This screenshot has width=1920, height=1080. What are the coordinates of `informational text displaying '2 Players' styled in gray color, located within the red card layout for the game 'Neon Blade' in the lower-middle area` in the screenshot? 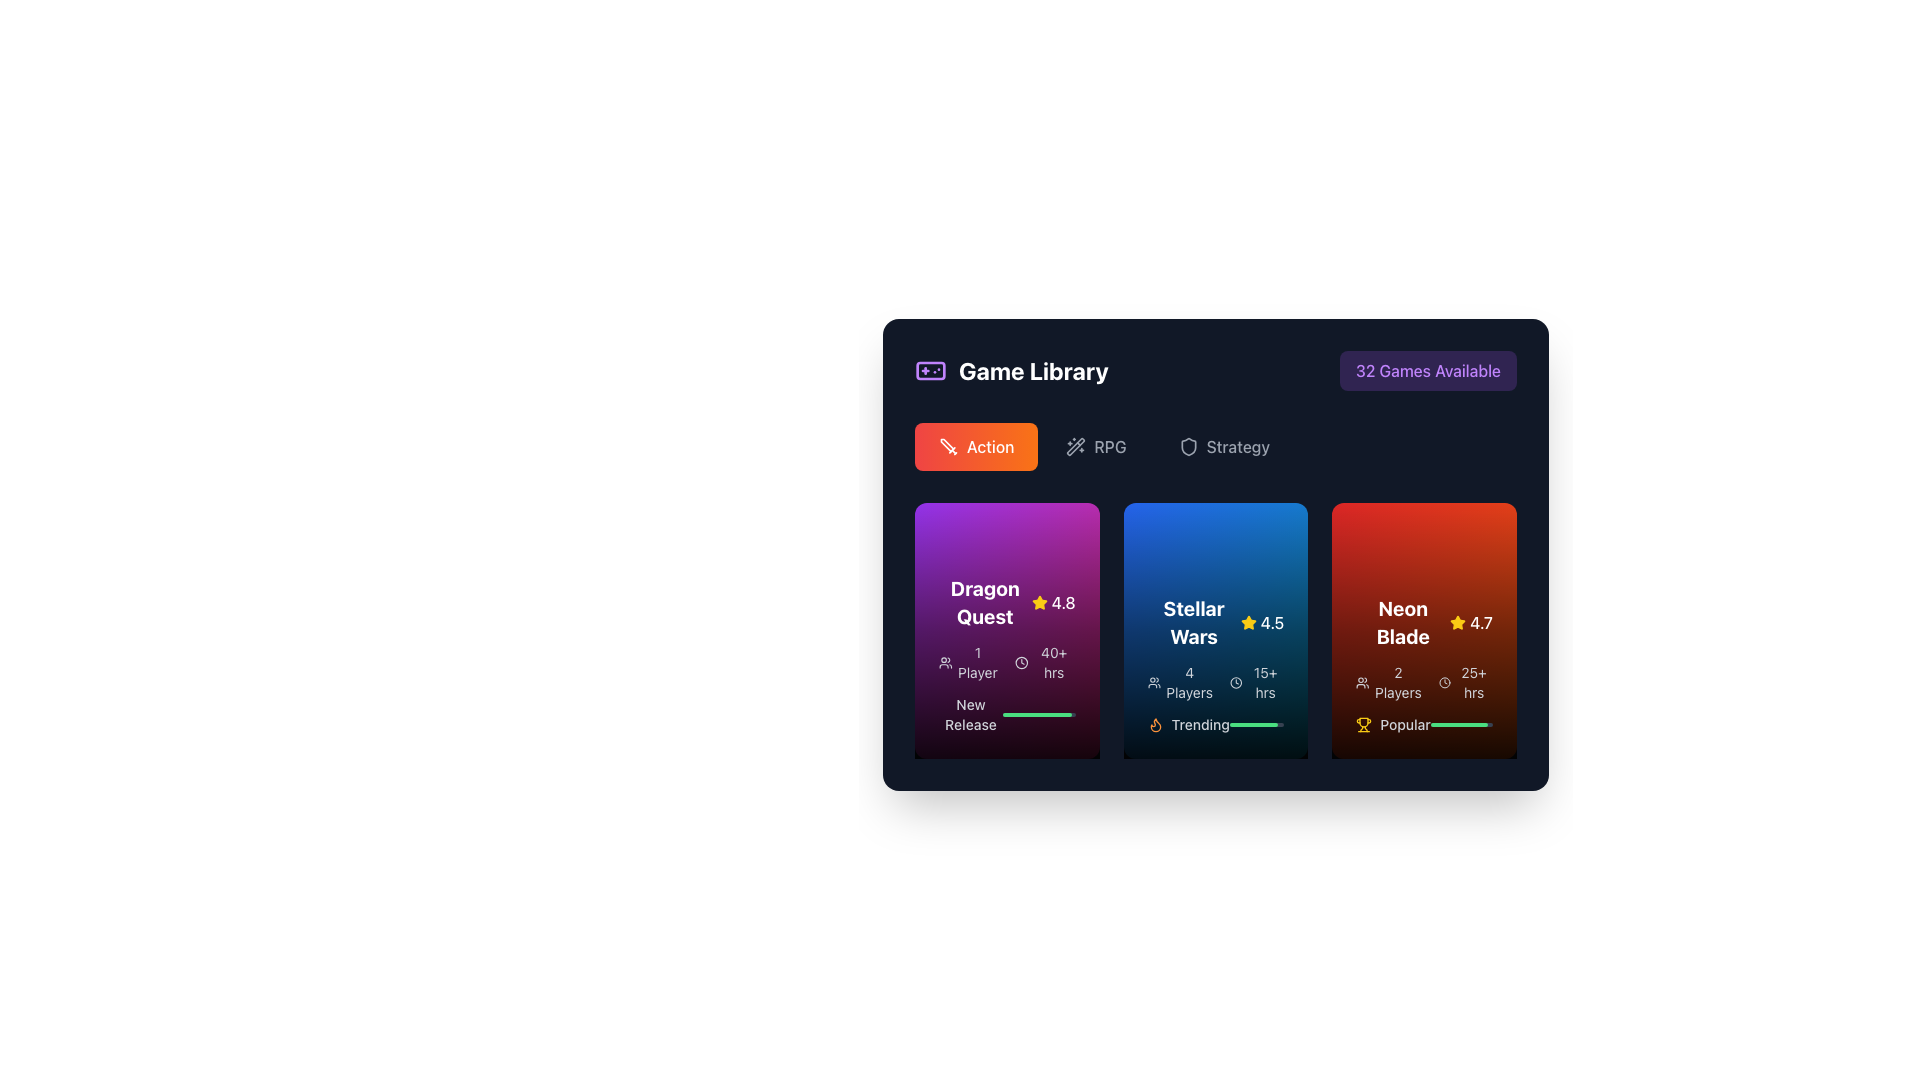 It's located at (1388, 681).